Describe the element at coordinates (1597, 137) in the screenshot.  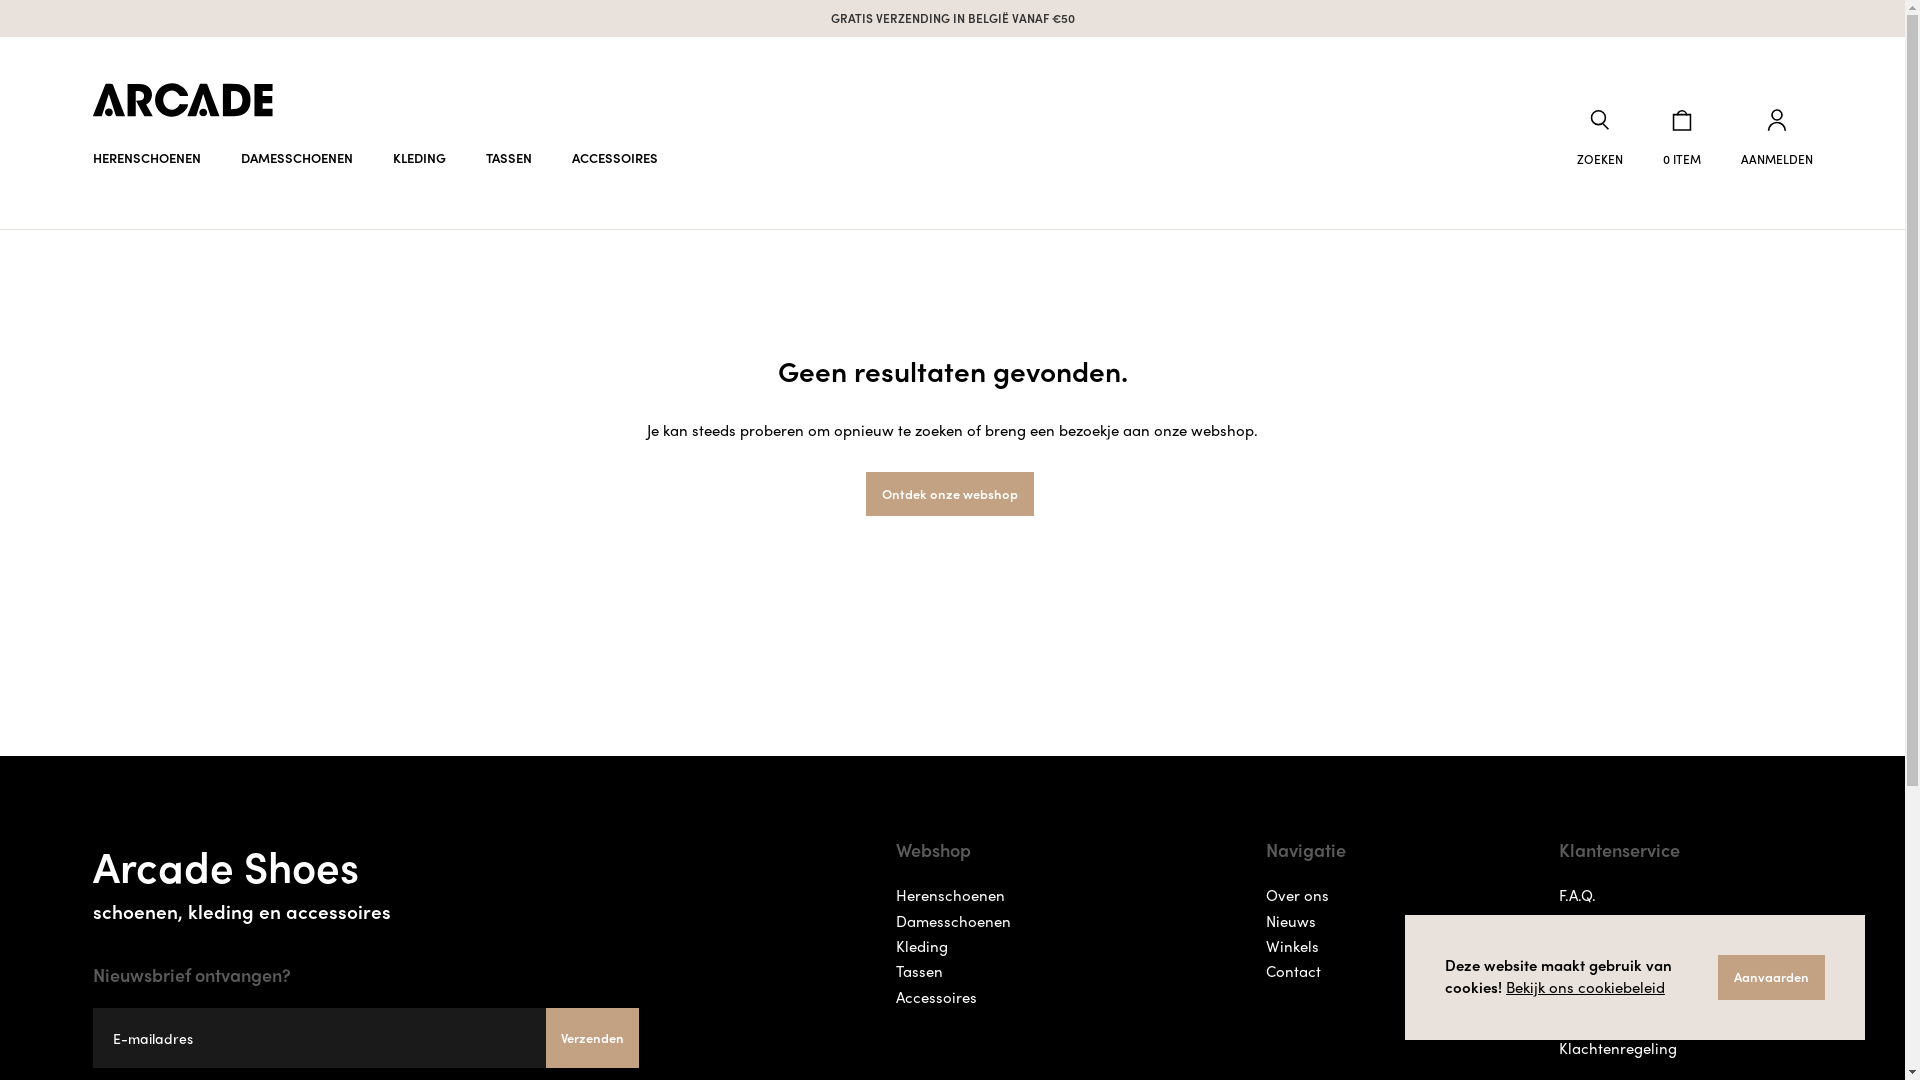
I see `'ZOEKEN'` at that location.